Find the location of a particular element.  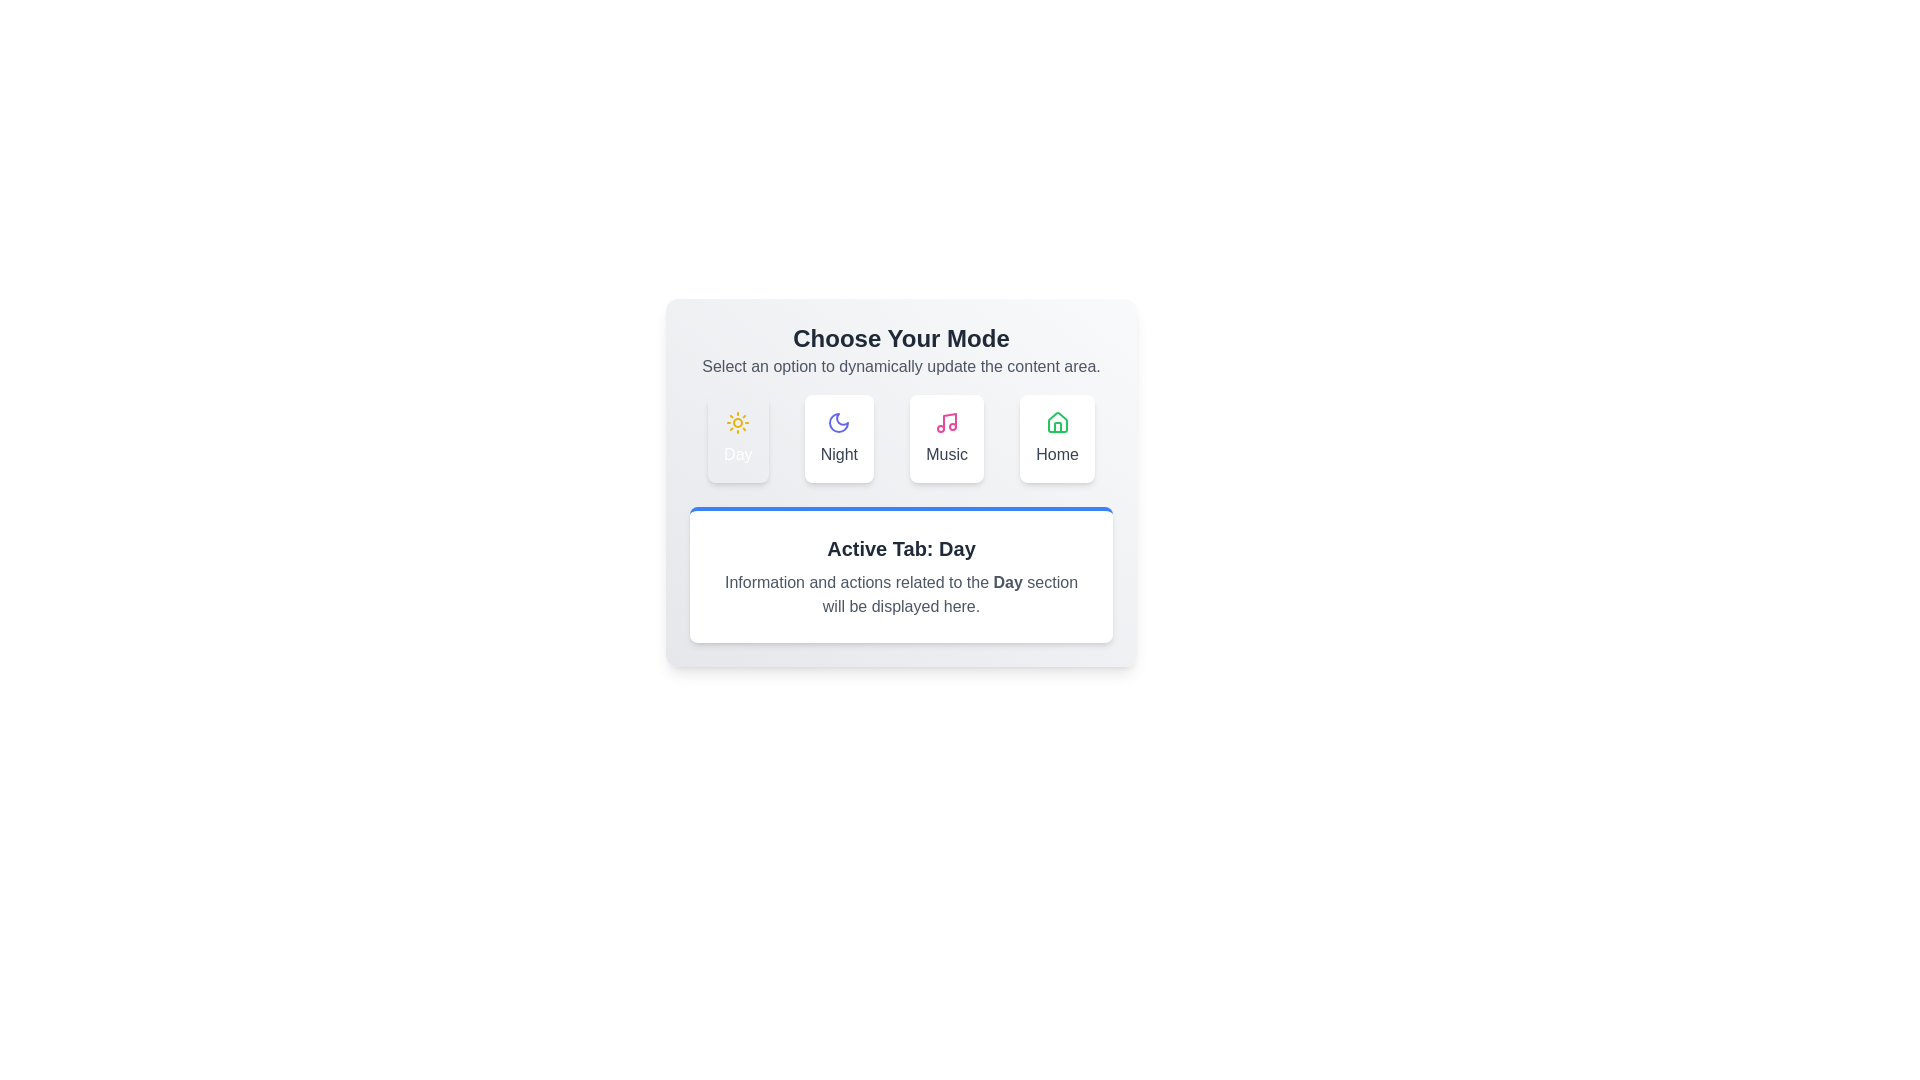

the 'Music' button, which is the third button in a row of four buttons is located at coordinates (946, 438).